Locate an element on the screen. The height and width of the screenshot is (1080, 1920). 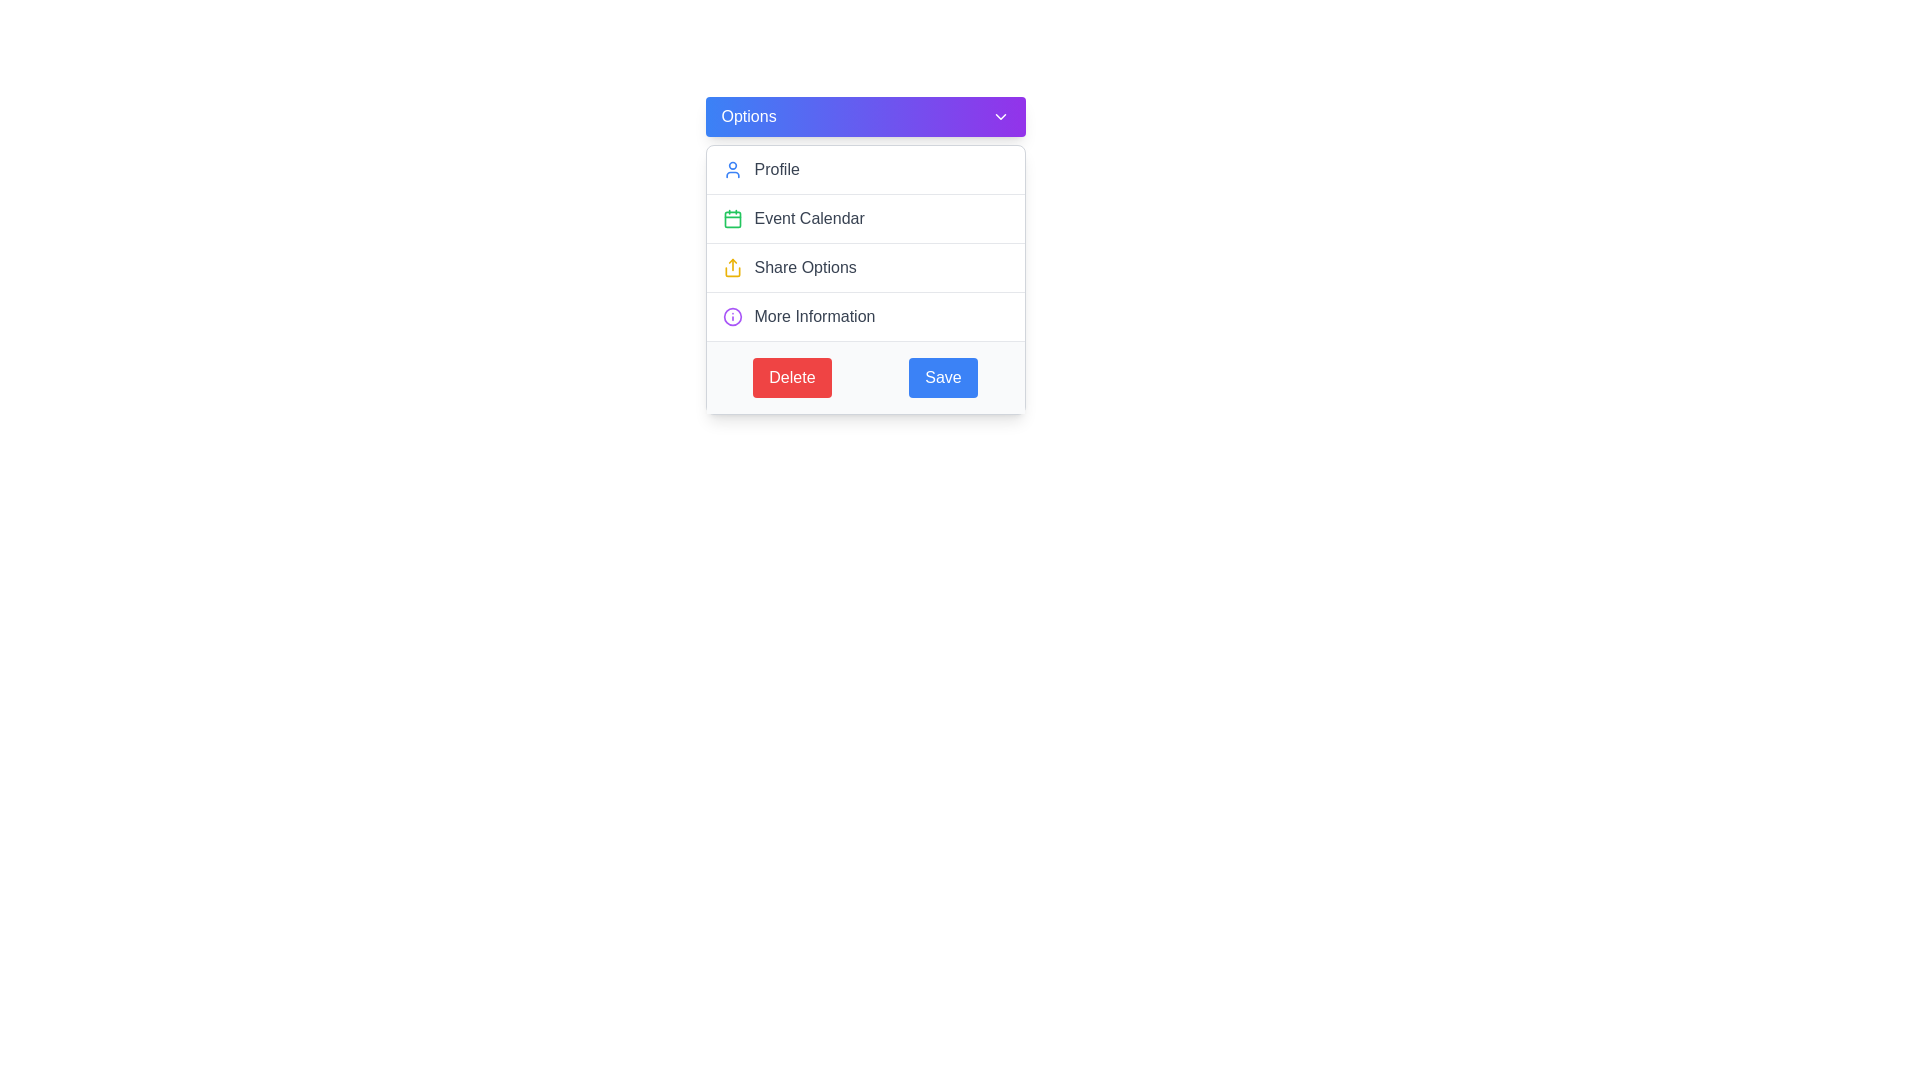
the Text Label that provides additional details or explanations, located at the bottom of the dropdown menu under the 'Options' button, between 'Share Options' and the 'Delete' and 'Save' buttons is located at coordinates (815, 315).